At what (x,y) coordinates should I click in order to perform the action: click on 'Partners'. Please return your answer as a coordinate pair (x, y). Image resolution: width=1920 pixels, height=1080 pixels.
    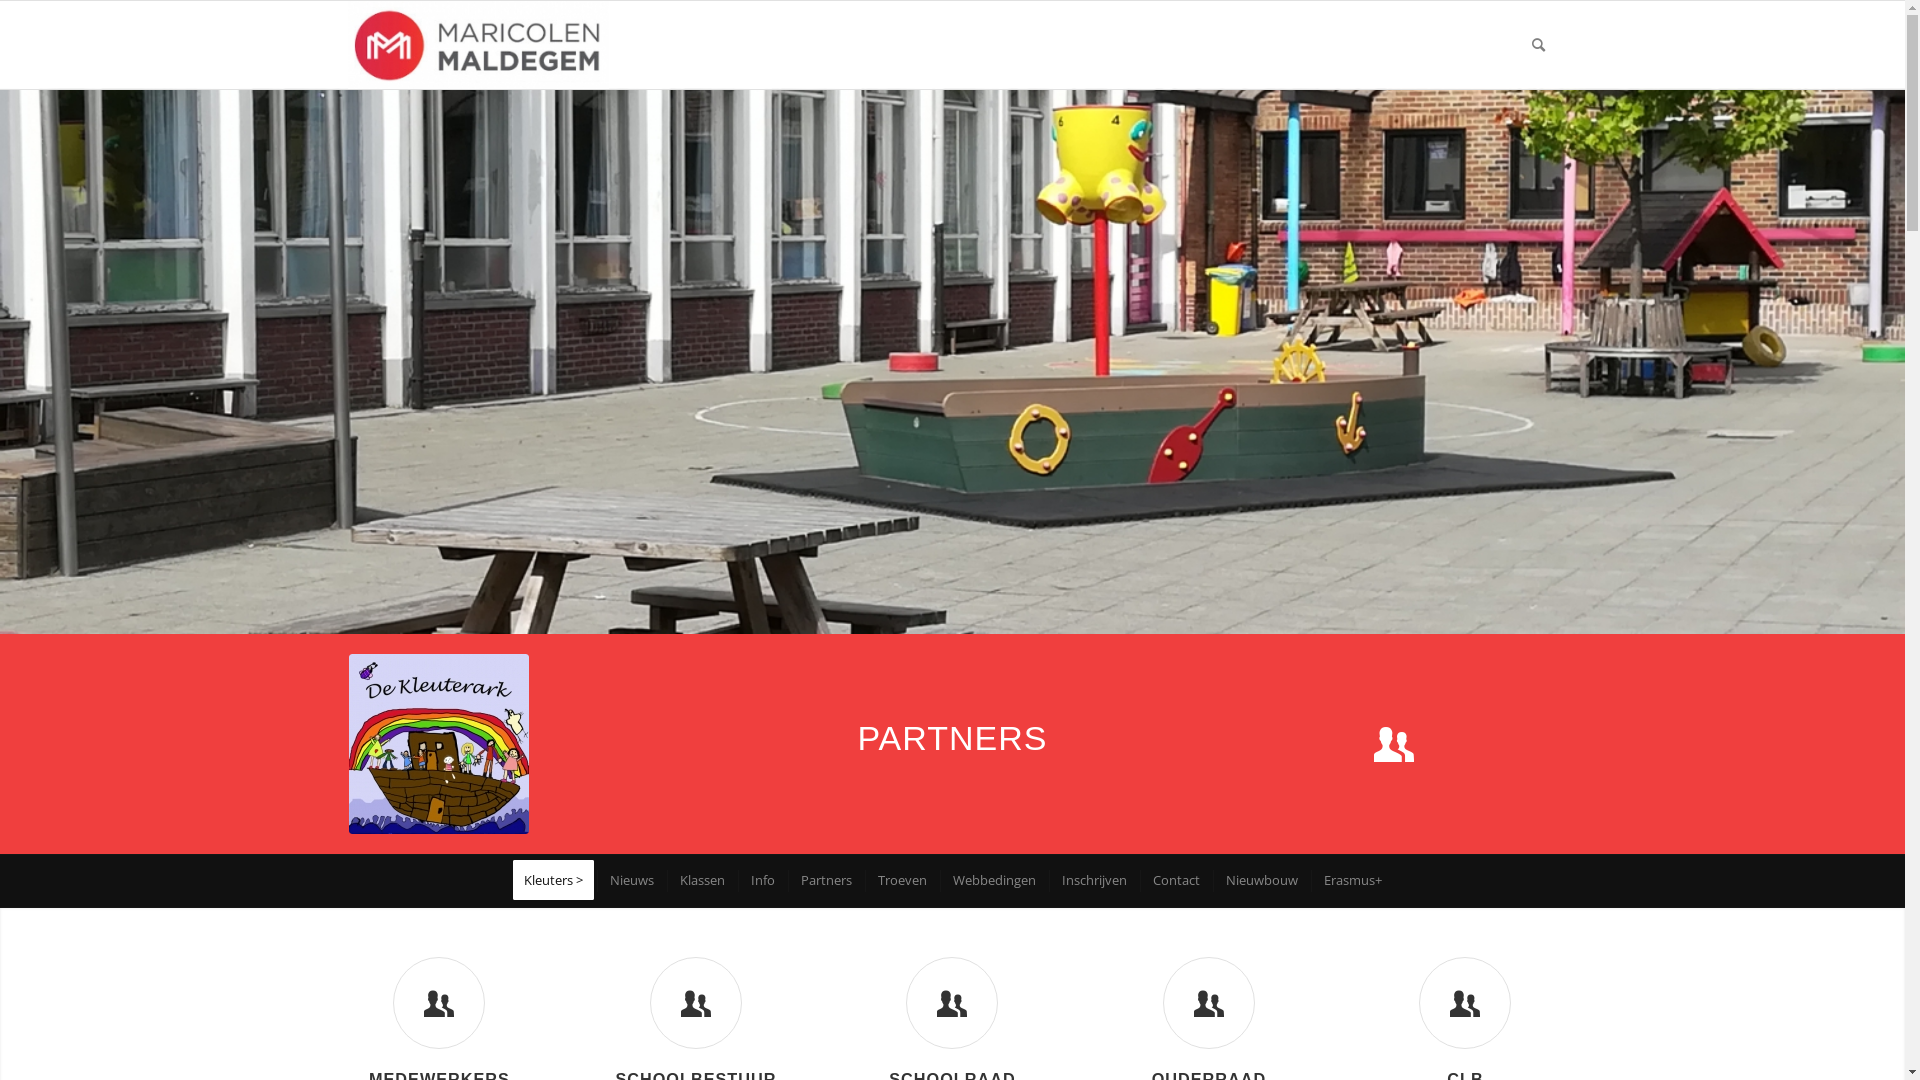
    Looking at the image, I should click on (786, 879).